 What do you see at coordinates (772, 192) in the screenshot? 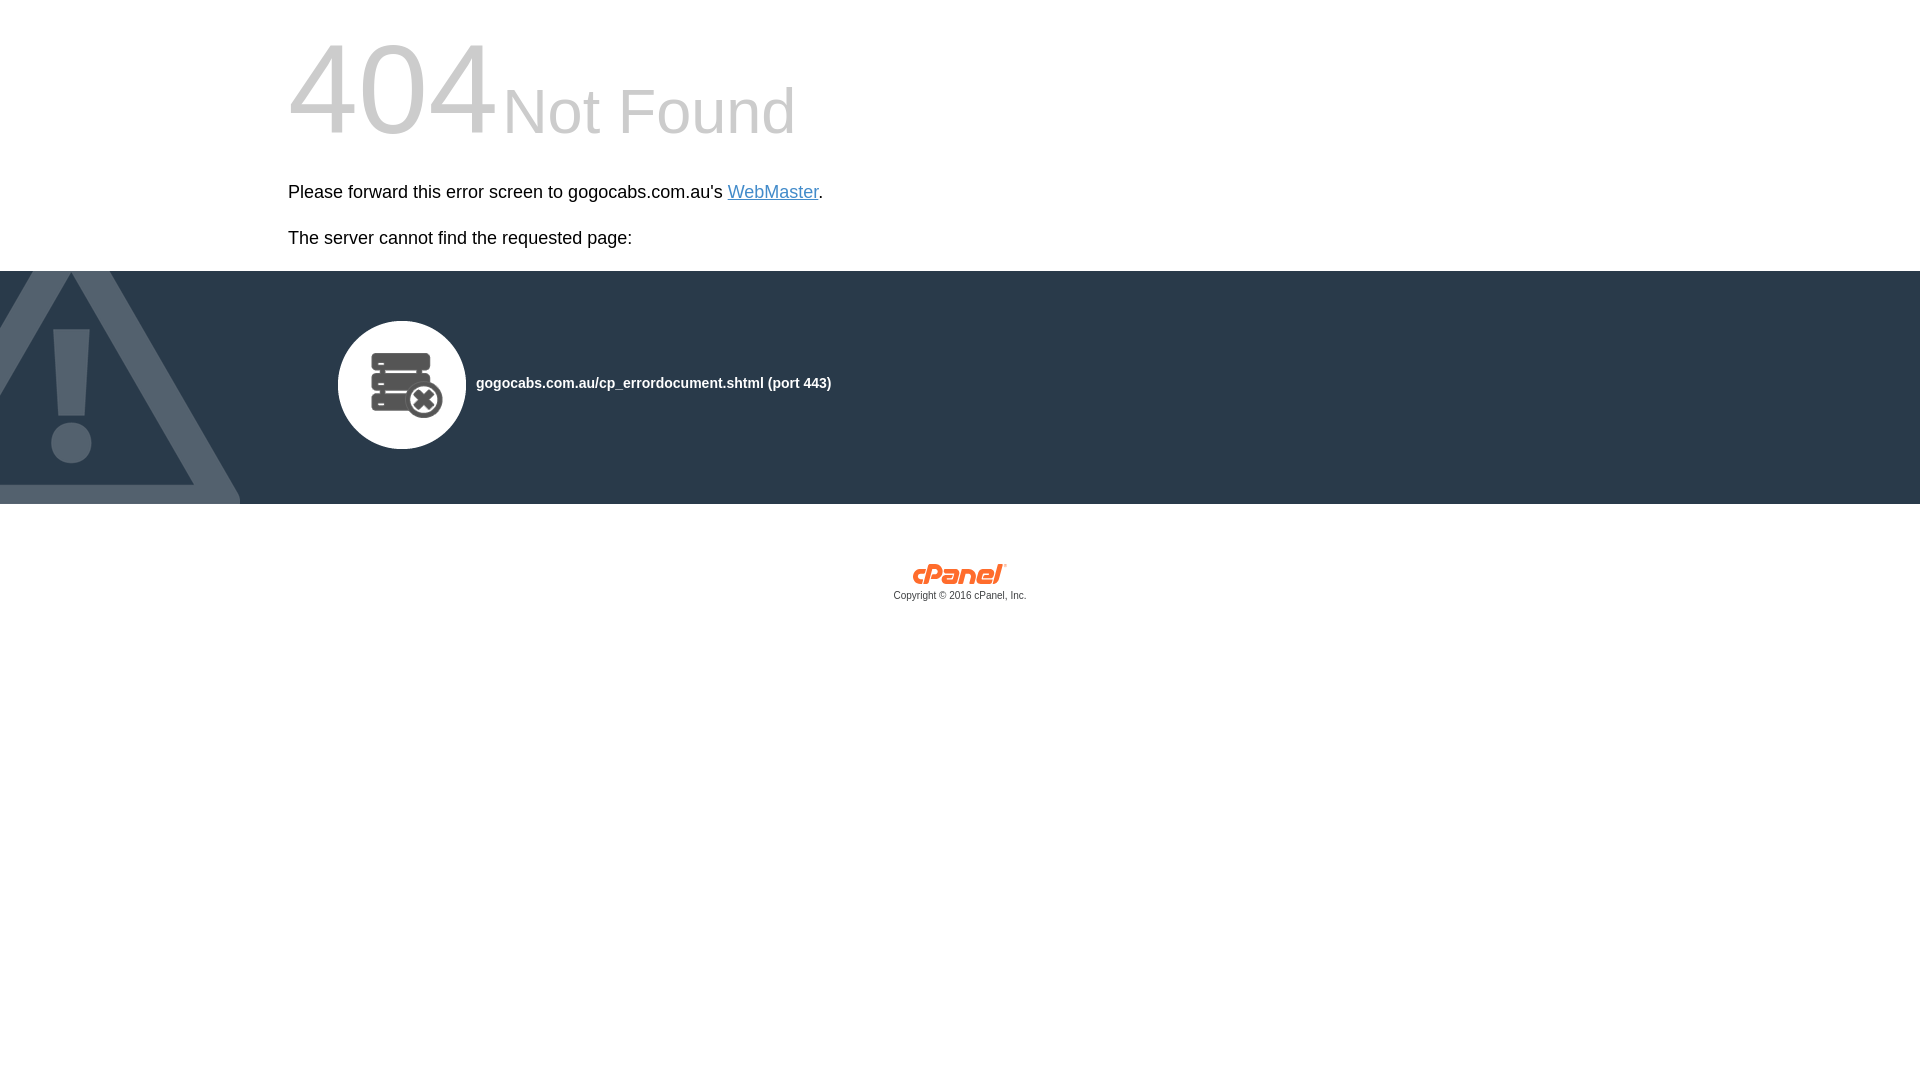
I see `'WebMaster'` at bounding box center [772, 192].